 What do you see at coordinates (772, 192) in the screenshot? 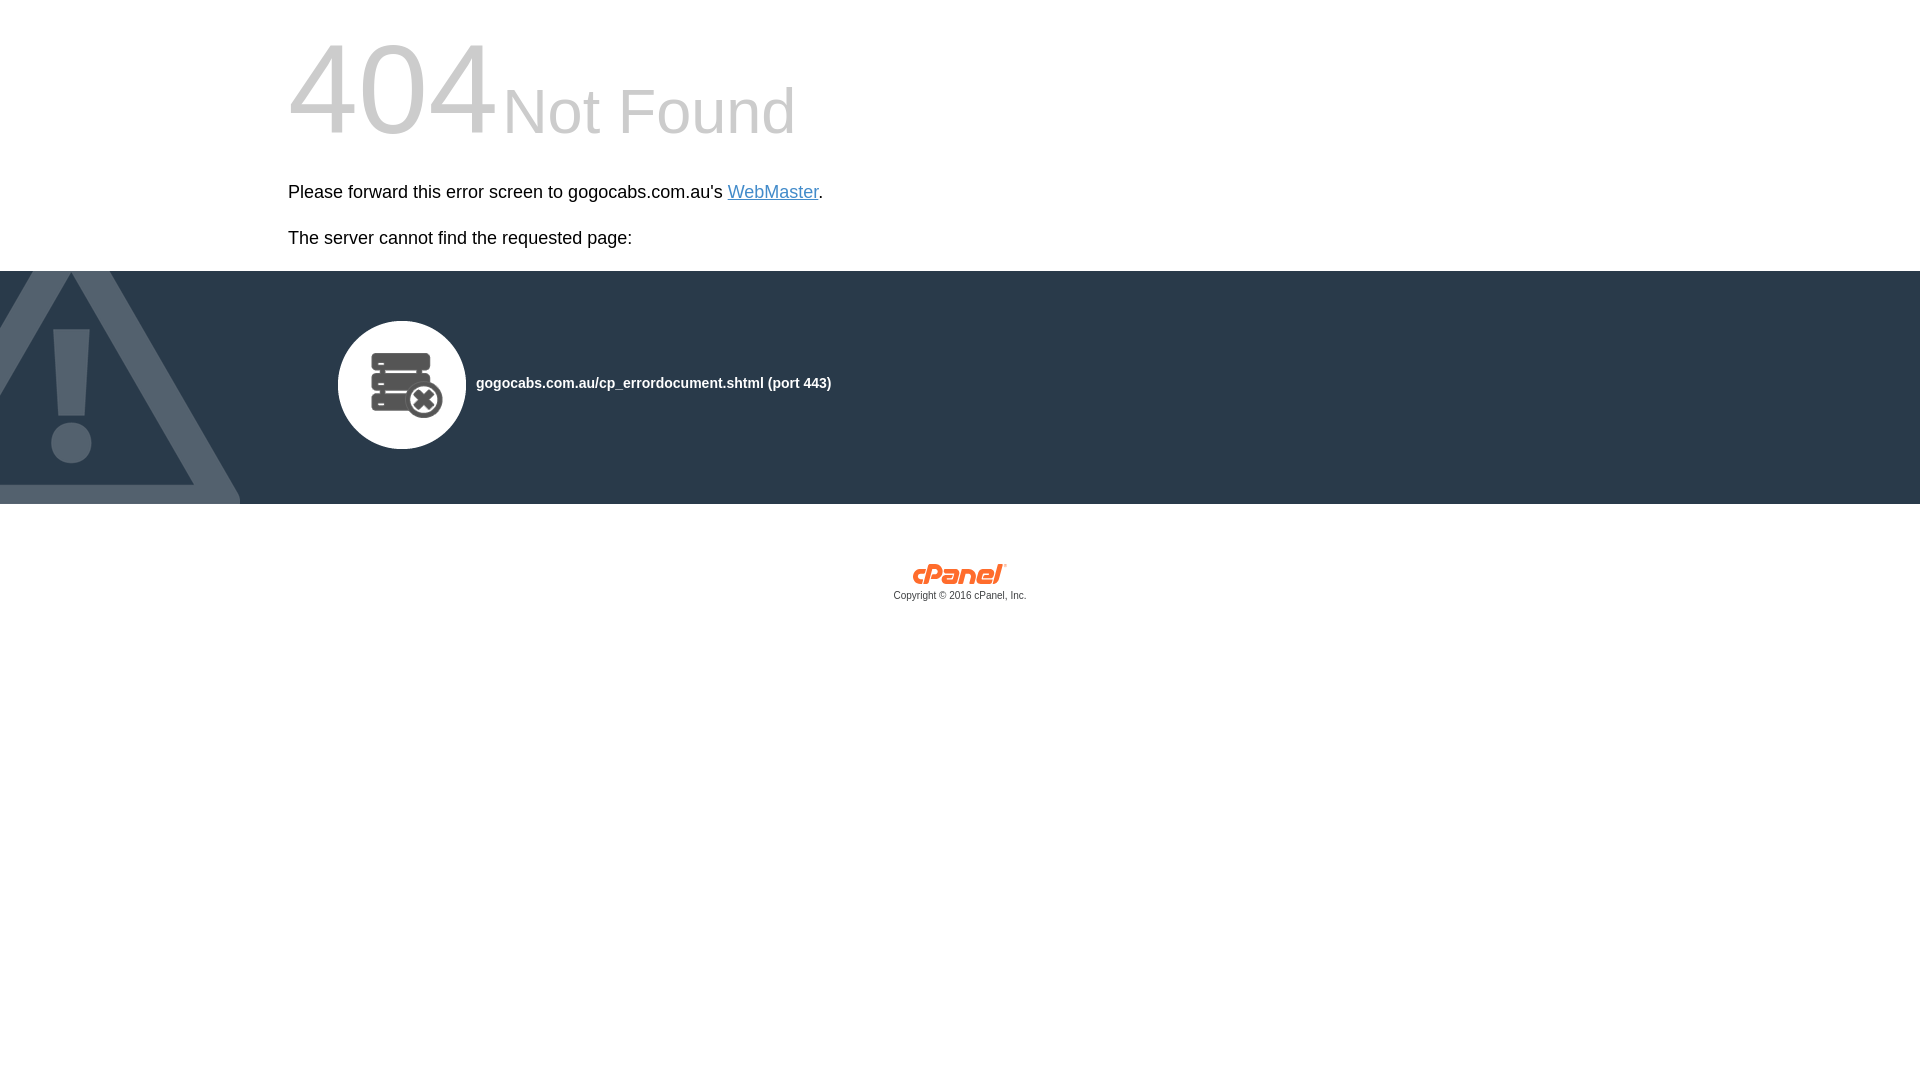
I see `'WebMaster'` at bounding box center [772, 192].